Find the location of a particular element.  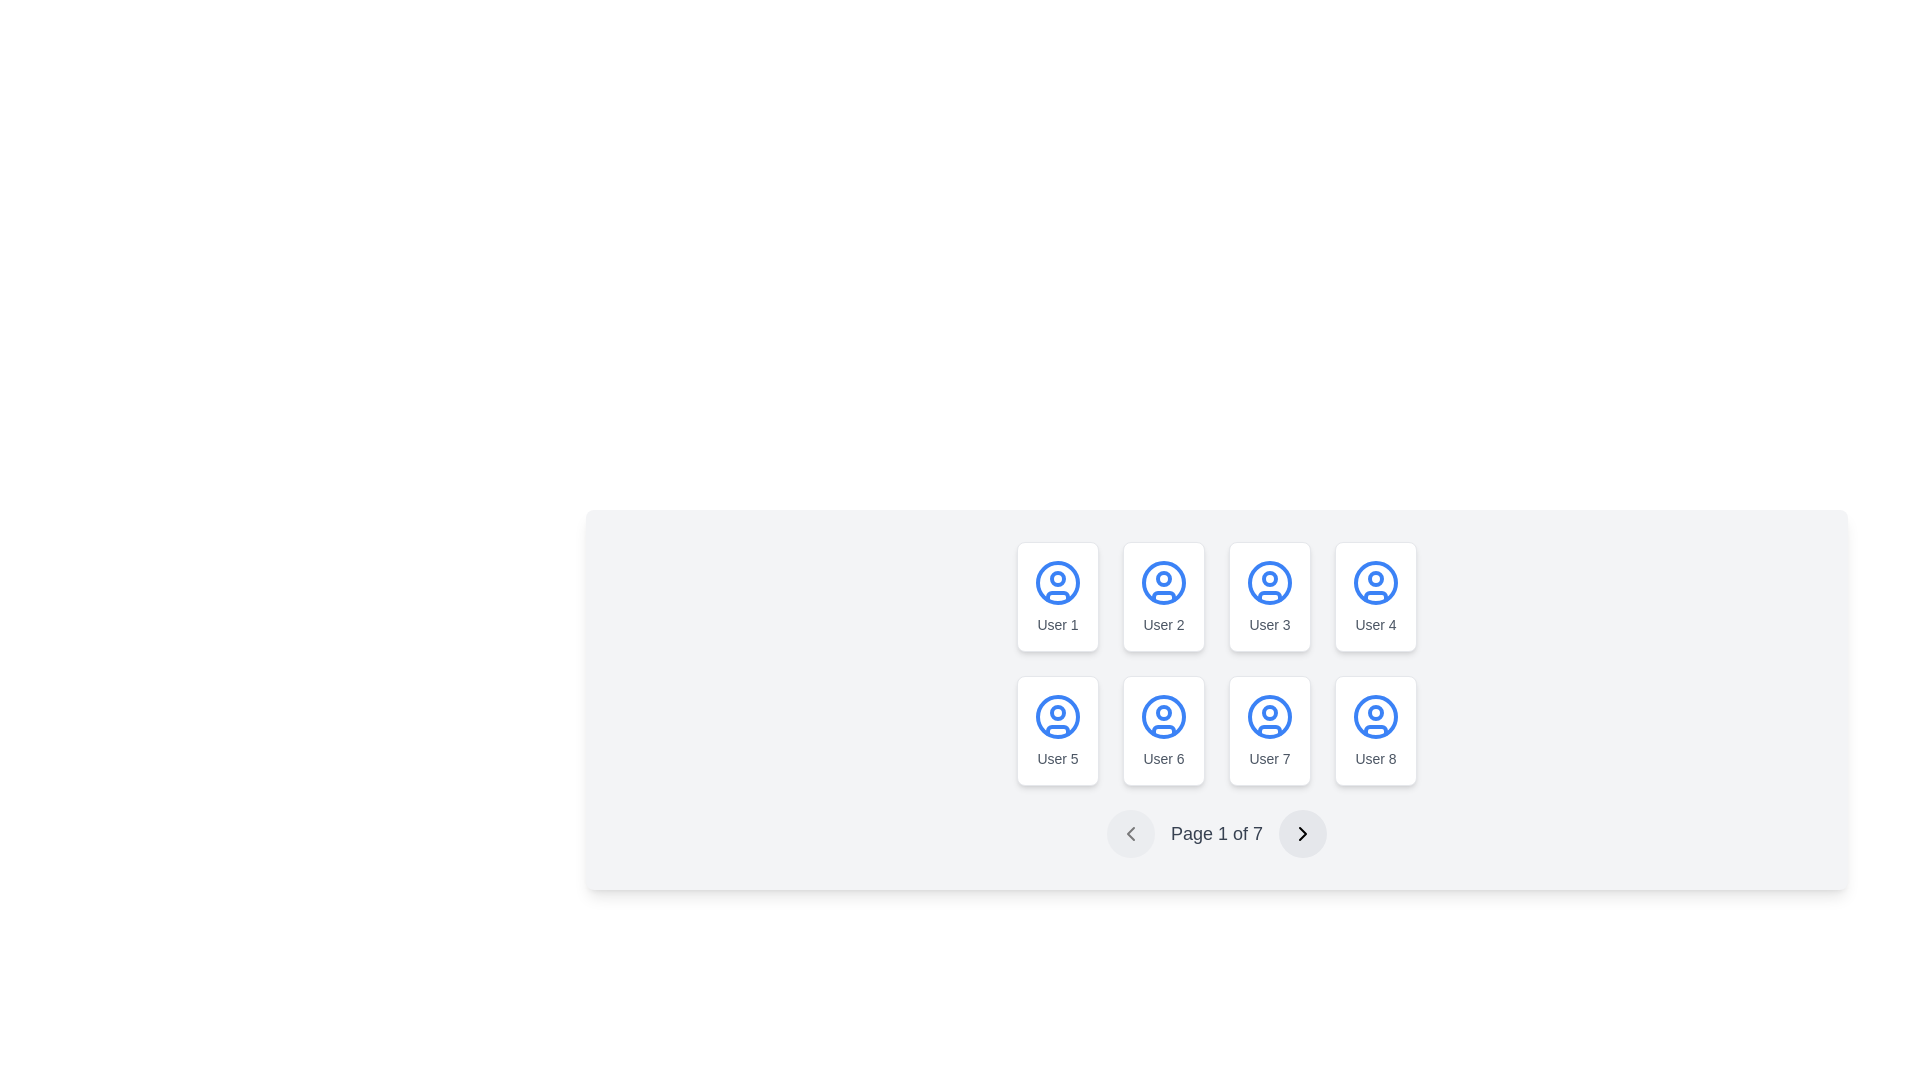

the circular shape with a blue outline that is part of the User 8 icon, located in the 2x4 grid layout of user icons is located at coordinates (1375, 716).